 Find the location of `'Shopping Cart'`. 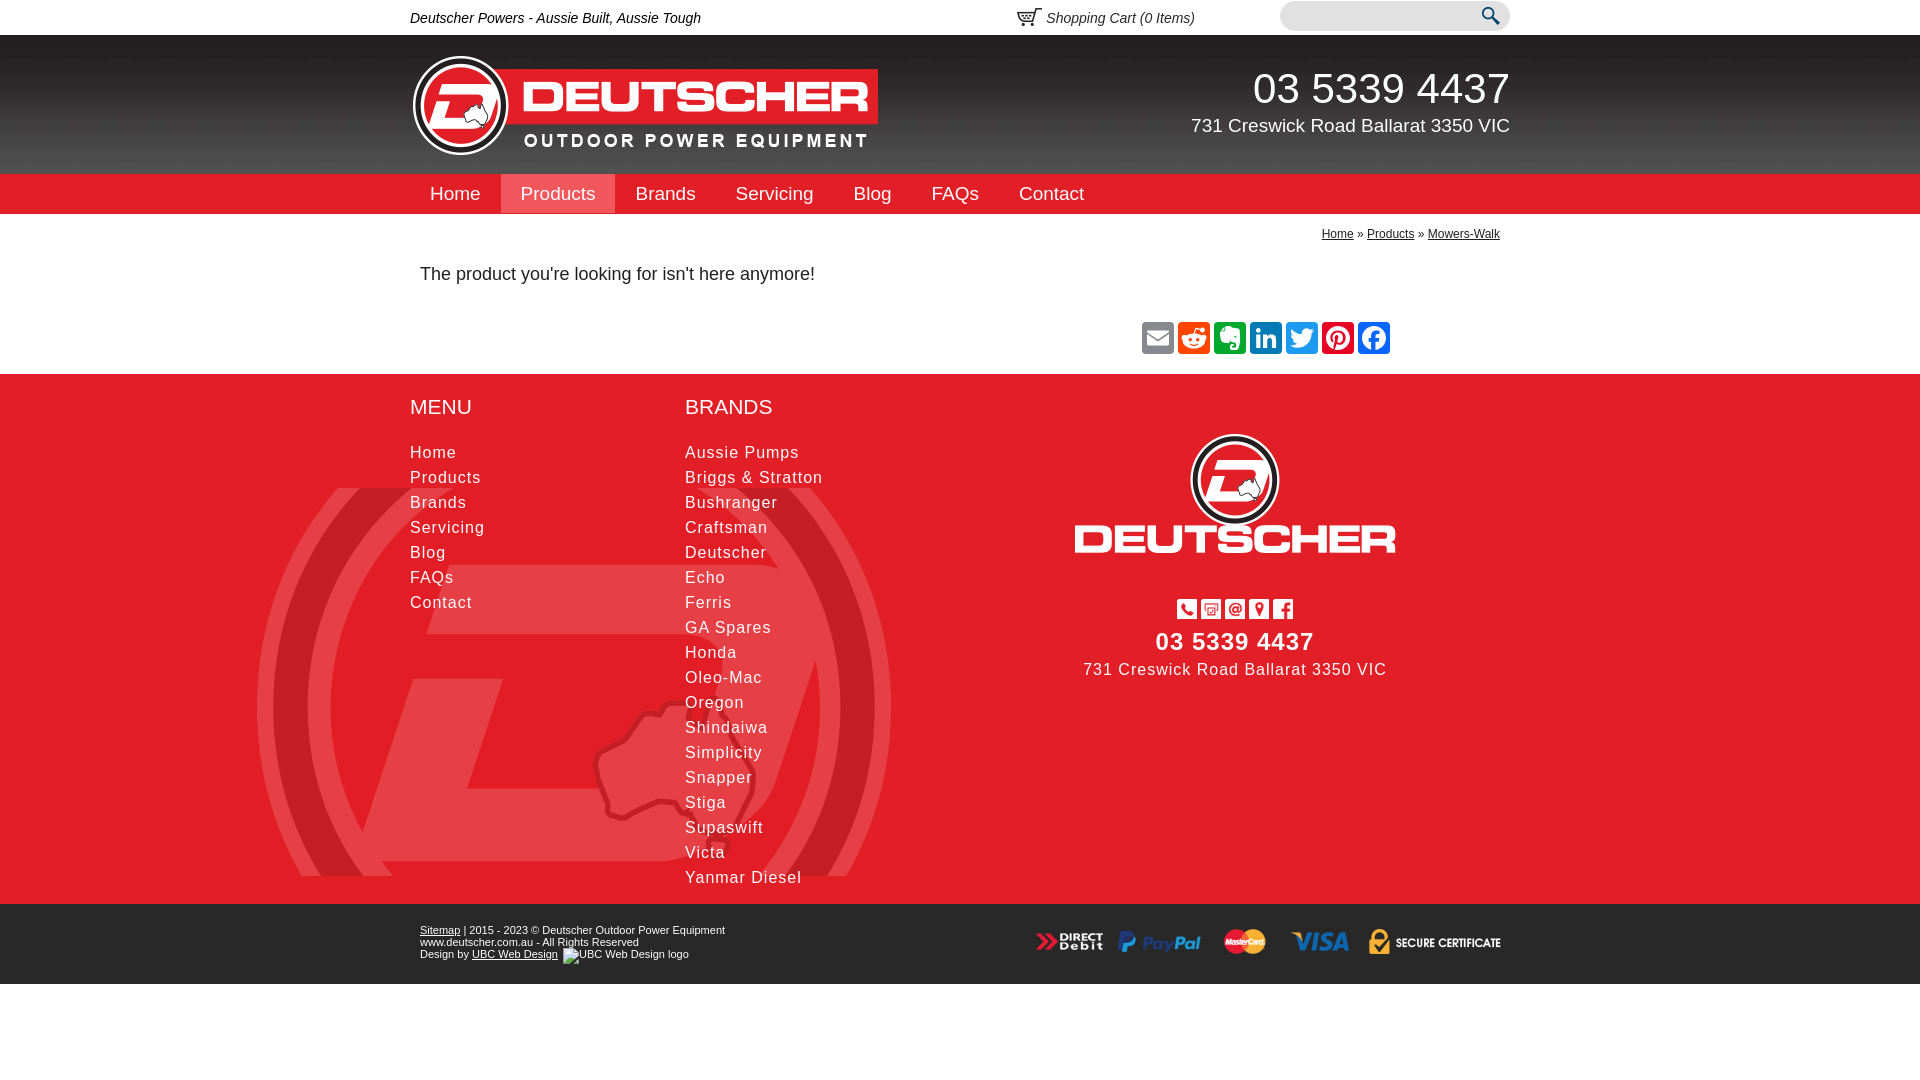

'Shopping Cart' is located at coordinates (1030, 14).